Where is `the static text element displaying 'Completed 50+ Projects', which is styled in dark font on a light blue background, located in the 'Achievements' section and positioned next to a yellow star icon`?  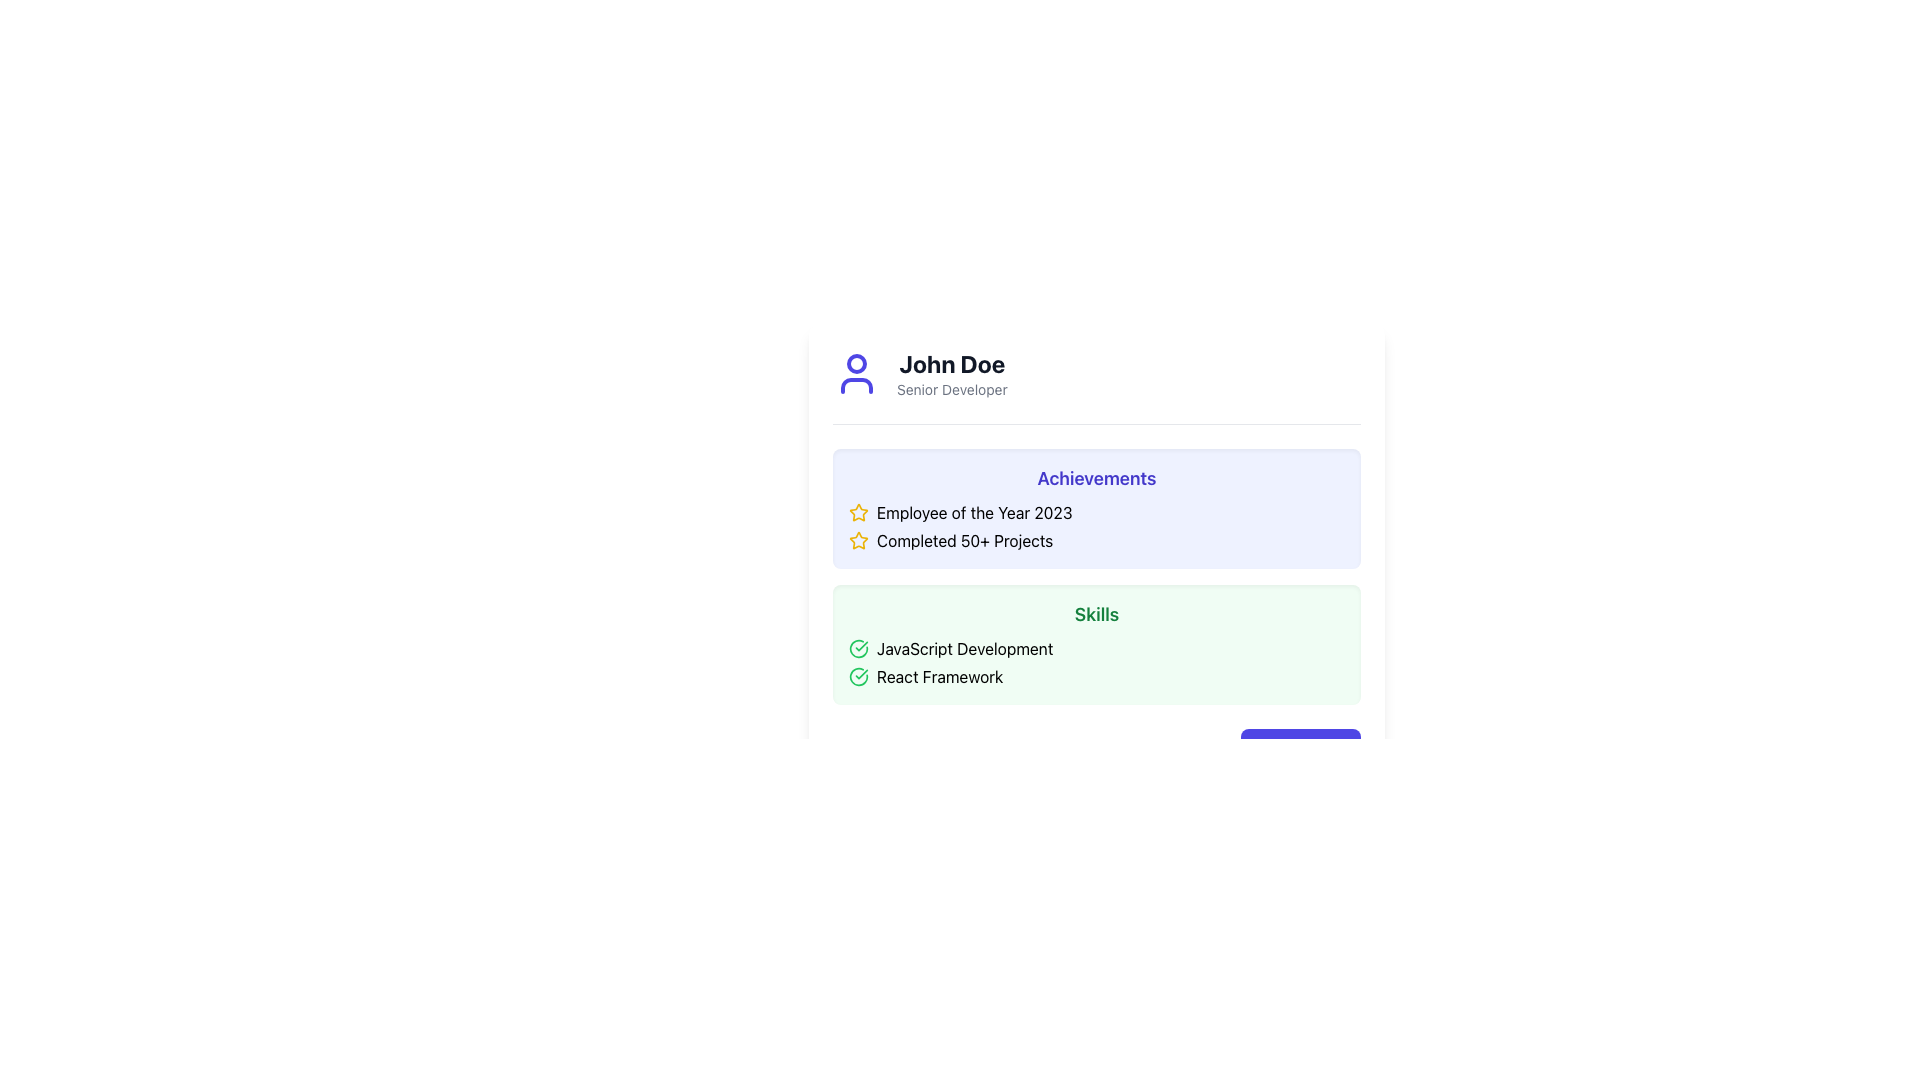
the static text element displaying 'Completed 50+ Projects', which is styled in dark font on a light blue background, located in the 'Achievements' section and positioned next to a yellow star icon is located at coordinates (965, 540).